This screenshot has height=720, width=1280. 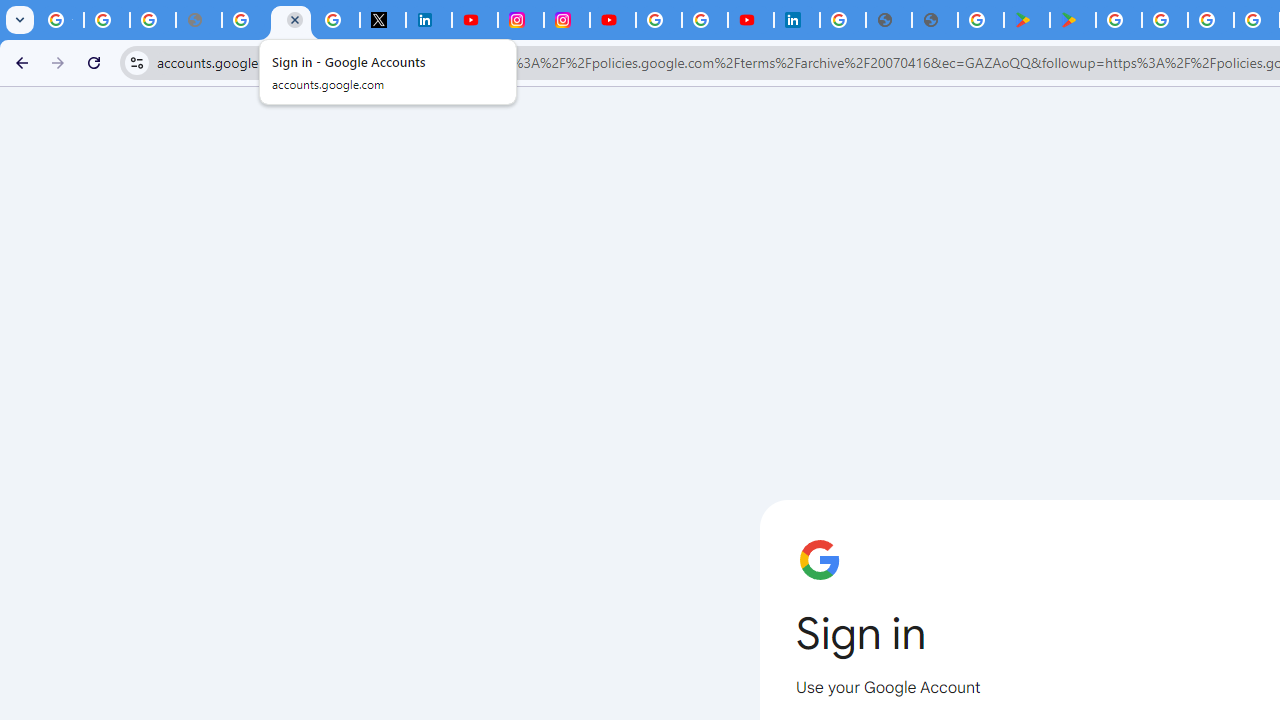 I want to click on 'Identity verification via Persona | LinkedIn Help', so click(x=796, y=20).